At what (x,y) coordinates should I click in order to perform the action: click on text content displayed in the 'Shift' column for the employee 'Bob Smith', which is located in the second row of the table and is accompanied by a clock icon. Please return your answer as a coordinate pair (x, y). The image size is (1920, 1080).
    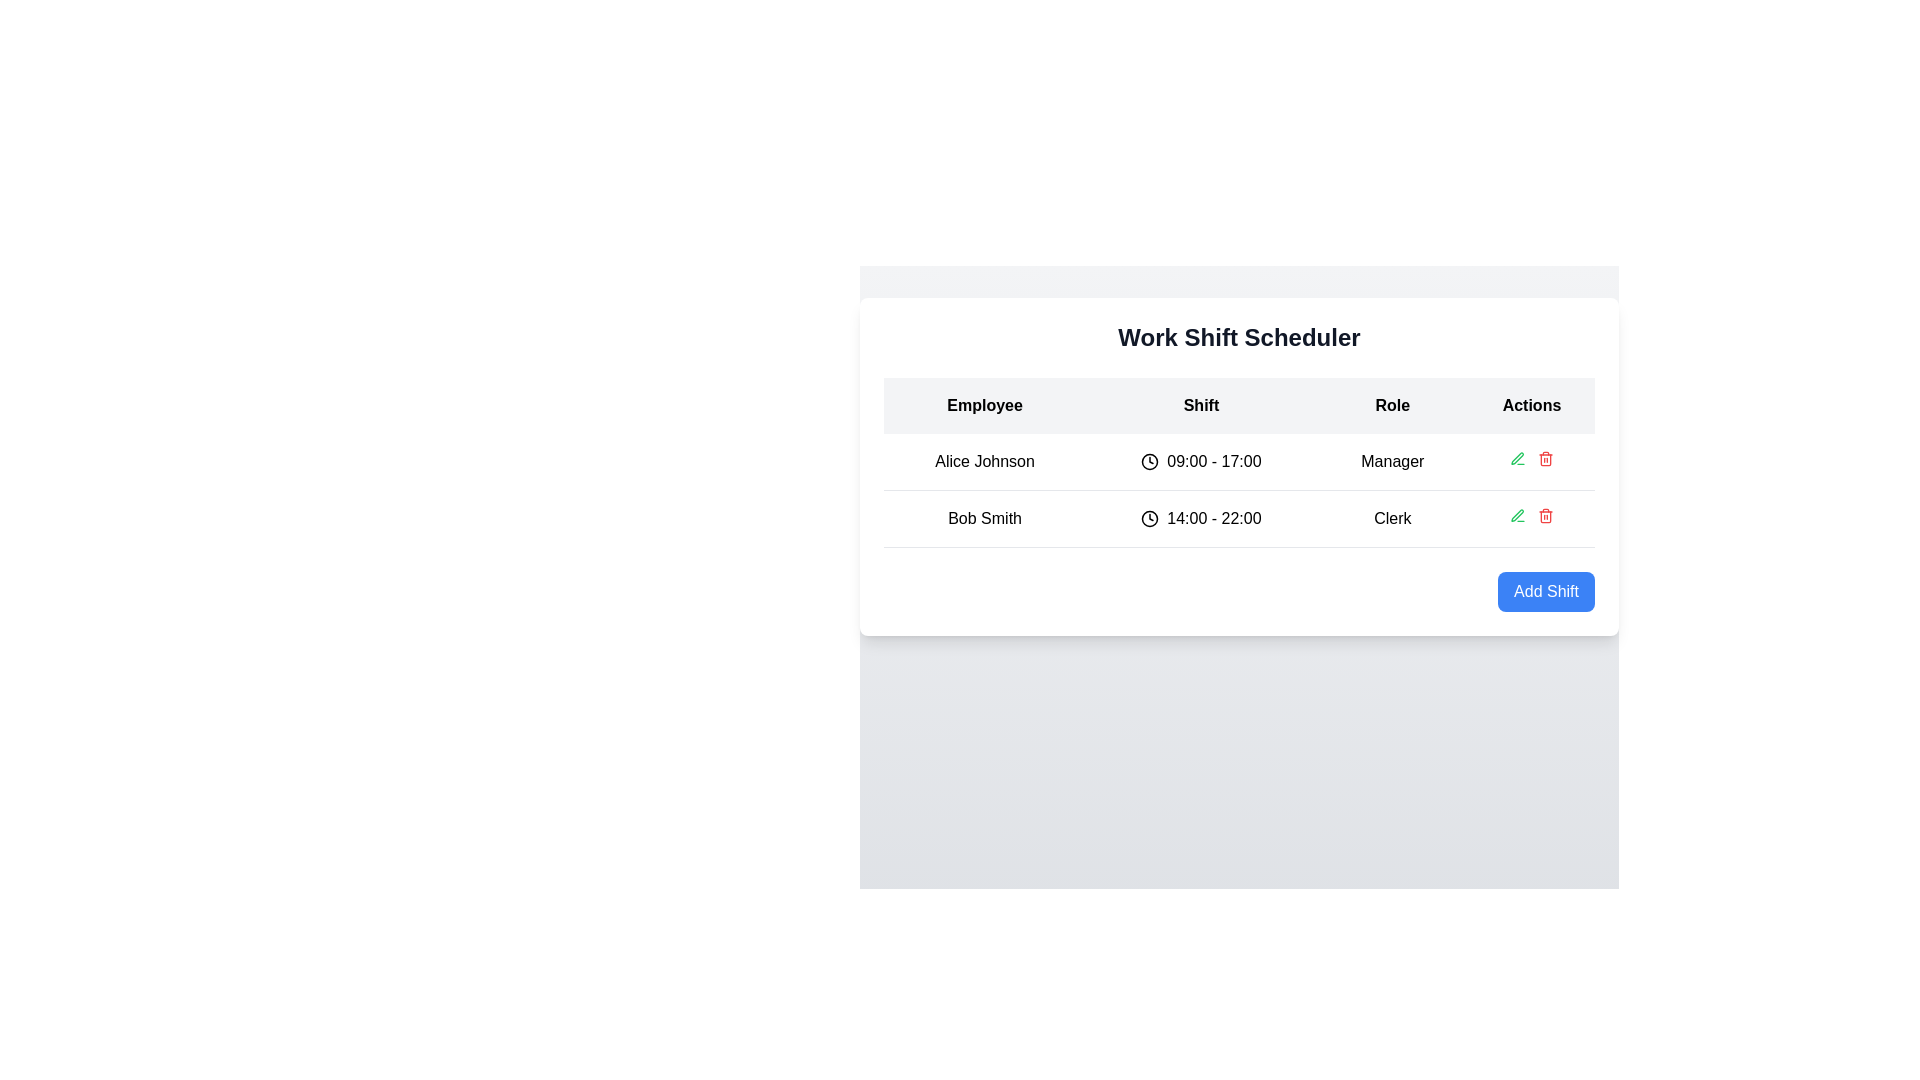
    Looking at the image, I should click on (1213, 518).